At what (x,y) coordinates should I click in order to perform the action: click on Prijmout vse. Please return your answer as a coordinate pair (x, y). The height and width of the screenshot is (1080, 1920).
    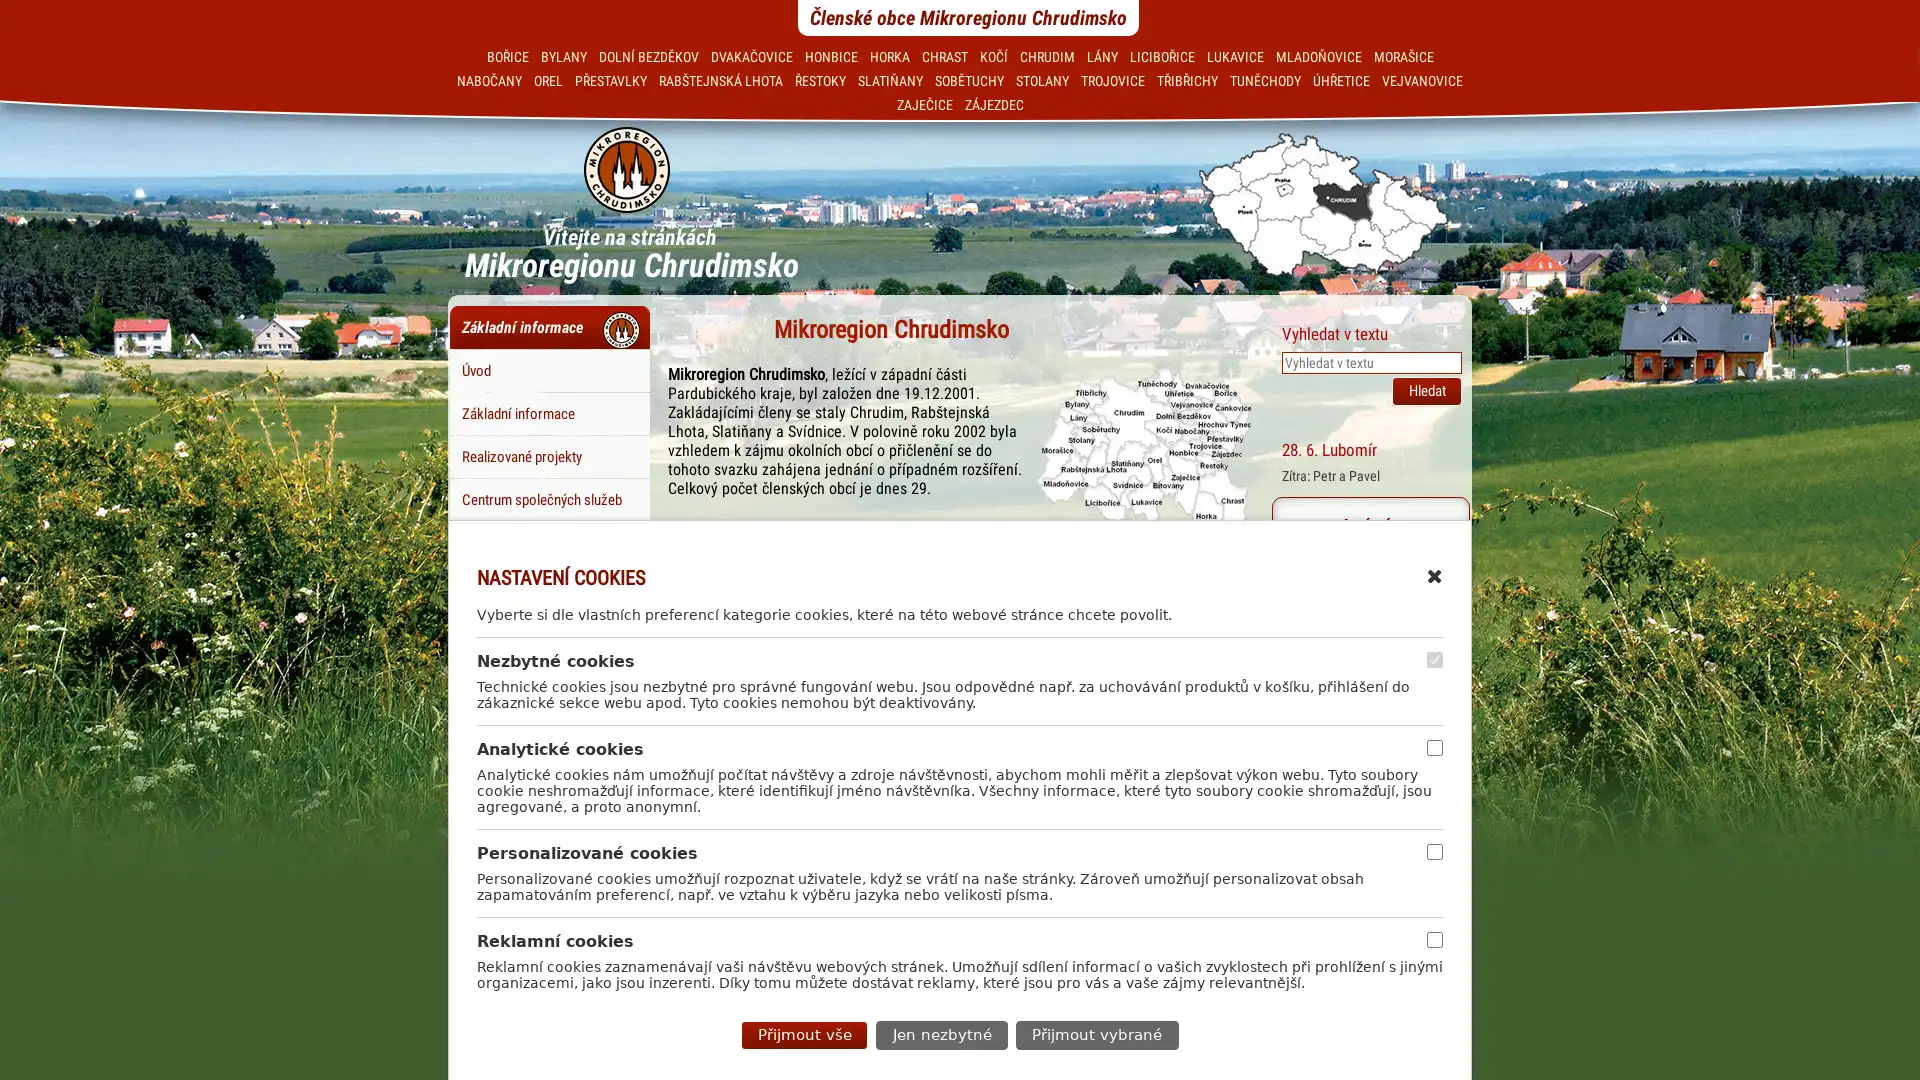
    Looking at the image, I should click on (804, 1034).